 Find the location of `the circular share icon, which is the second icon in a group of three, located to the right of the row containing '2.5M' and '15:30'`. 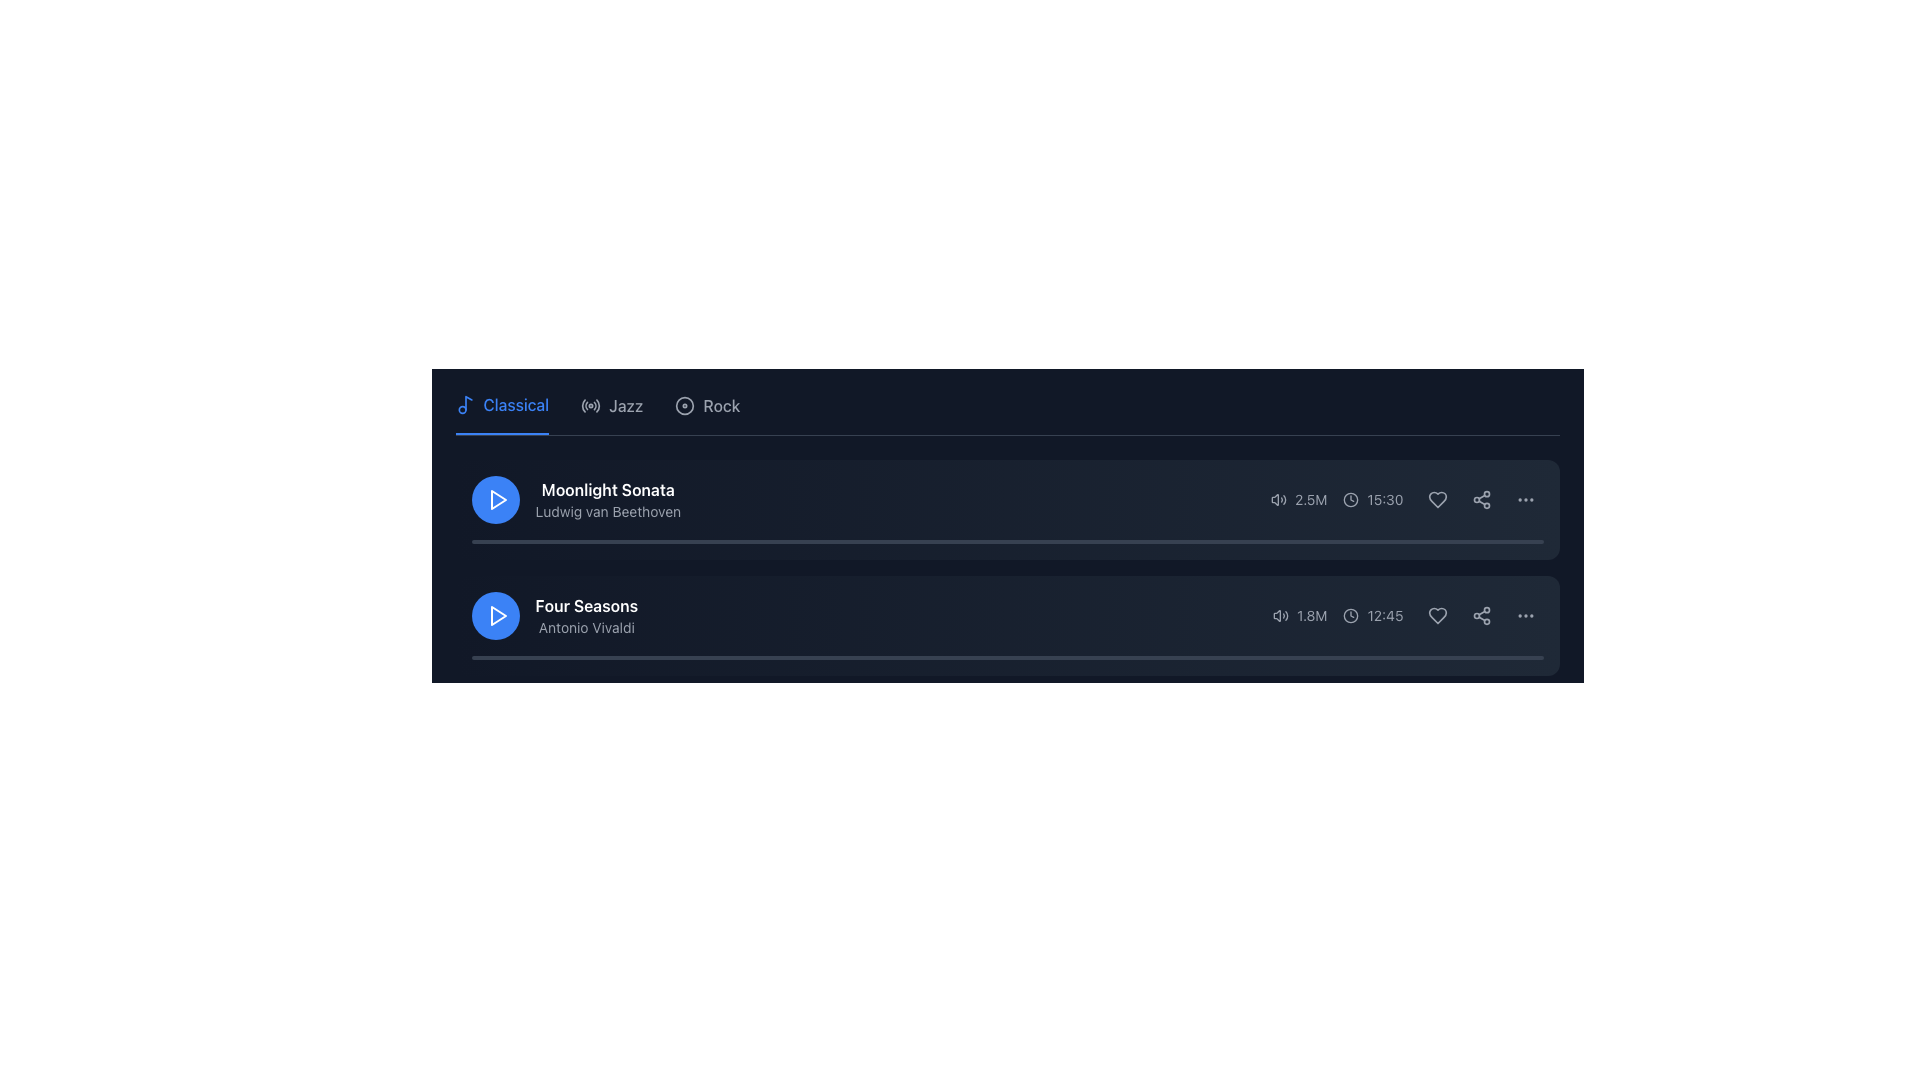

the circular share icon, which is the second icon in a group of three, located to the right of the row containing '2.5M' and '15:30' is located at coordinates (1481, 499).